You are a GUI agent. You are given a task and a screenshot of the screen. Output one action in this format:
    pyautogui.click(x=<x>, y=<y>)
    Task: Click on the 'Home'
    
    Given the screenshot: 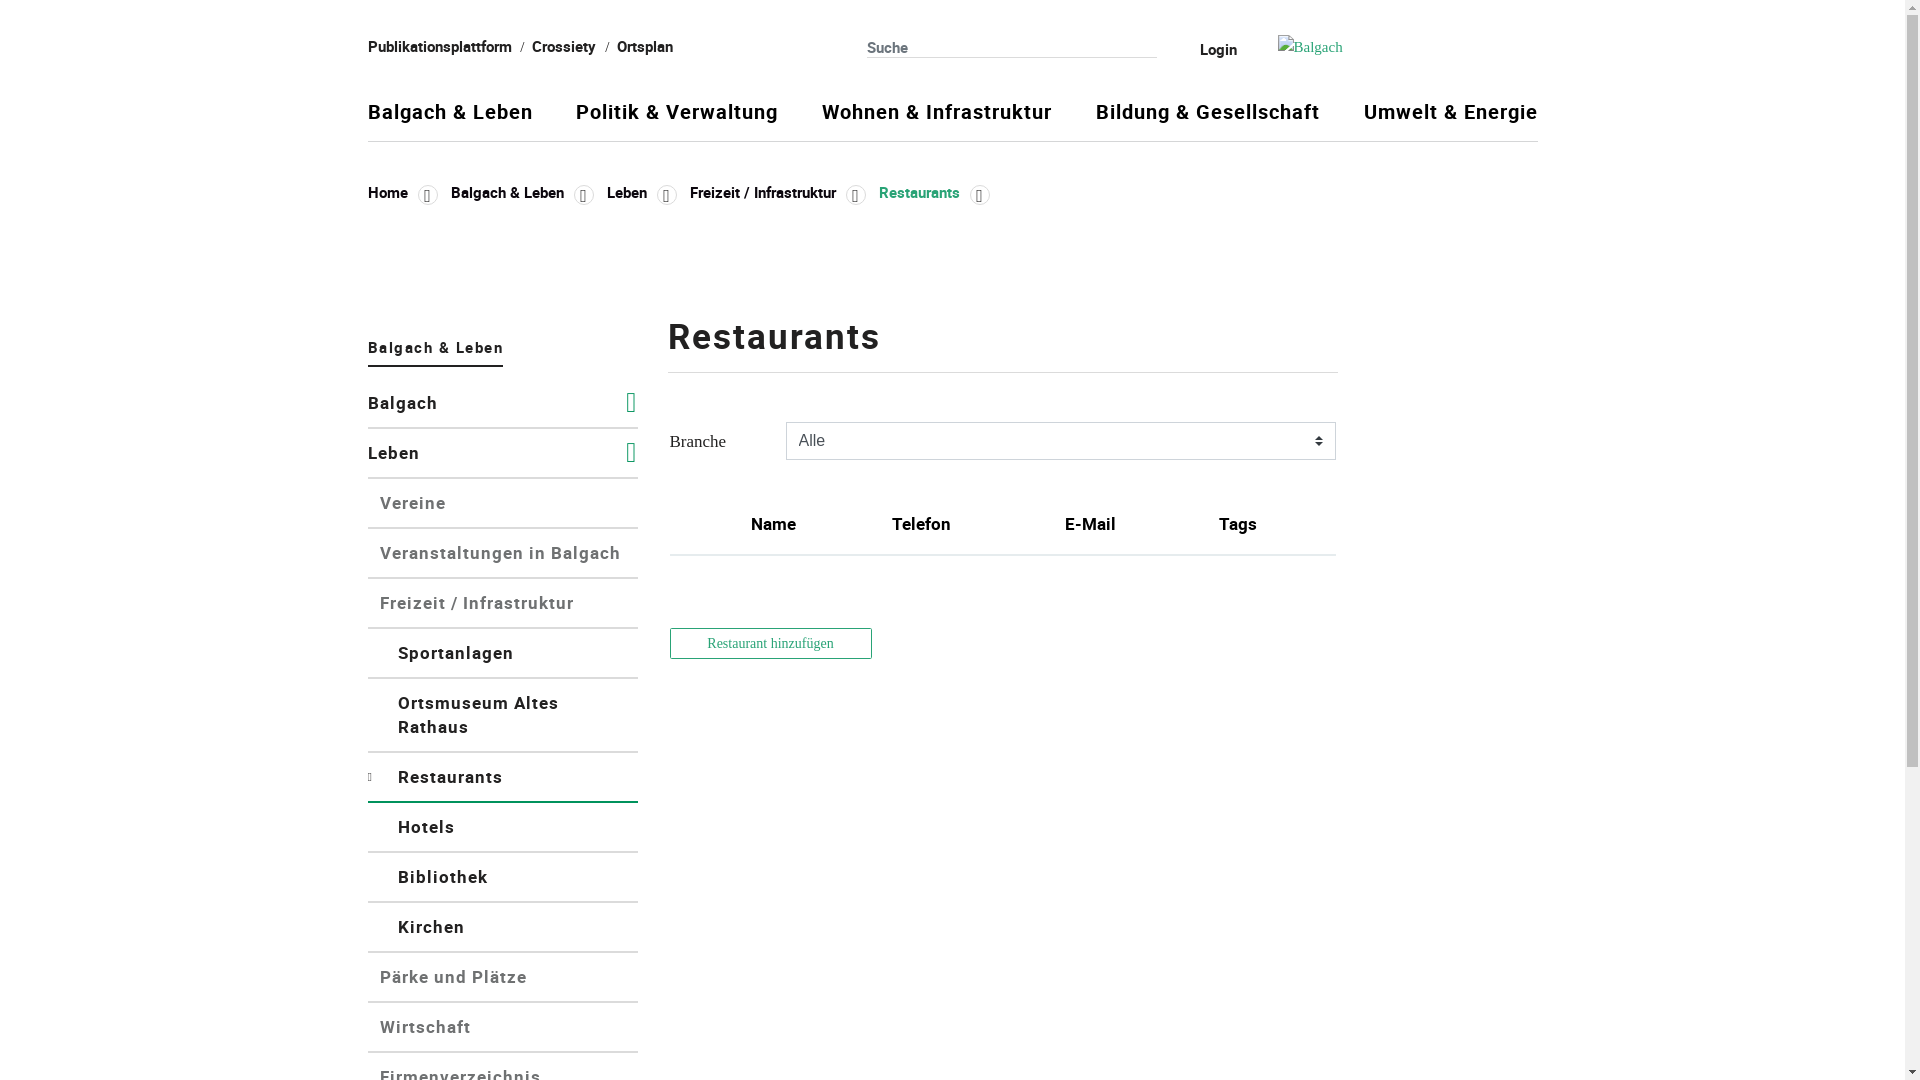 What is the action you would take?
    pyautogui.click(x=402, y=192)
    